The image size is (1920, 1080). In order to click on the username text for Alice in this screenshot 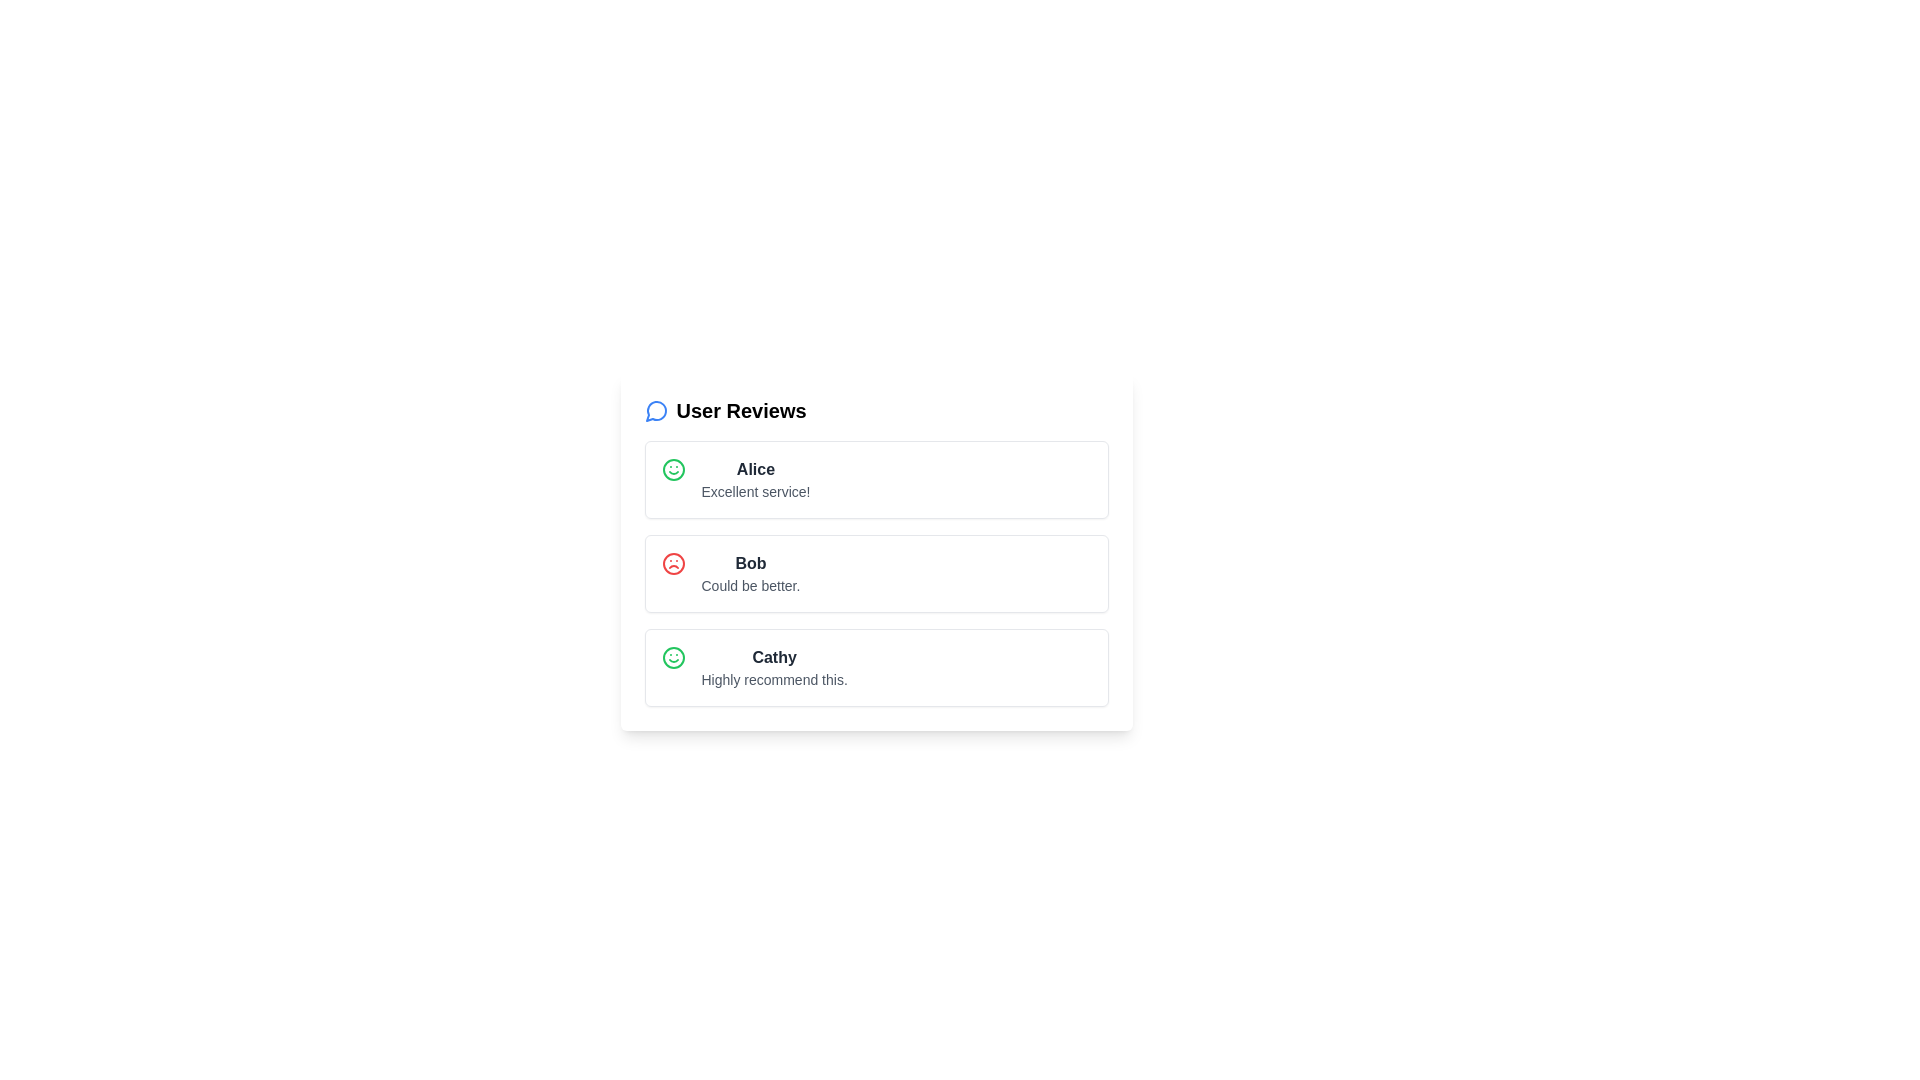, I will do `click(754, 470)`.